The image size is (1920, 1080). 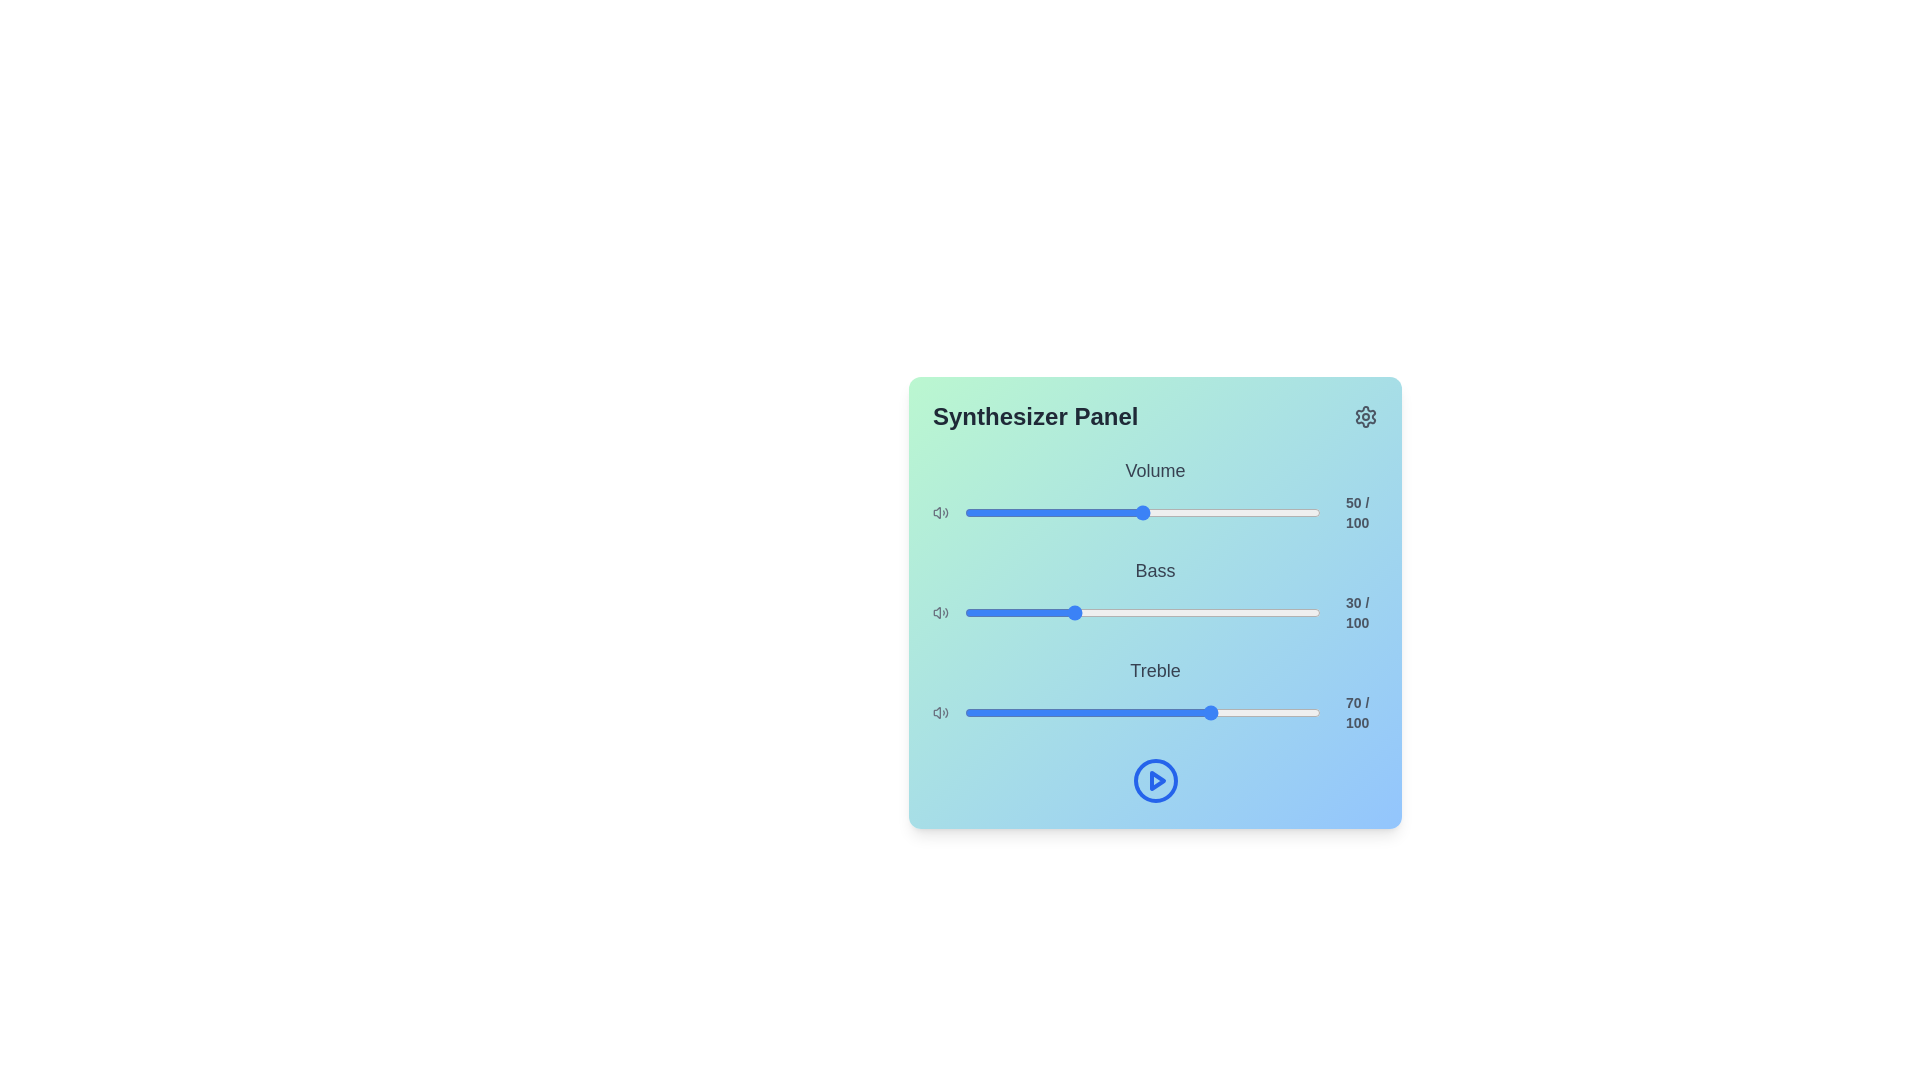 What do you see at coordinates (1014, 512) in the screenshot?
I see `the volume slider to set the sound level to 14%` at bounding box center [1014, 512].